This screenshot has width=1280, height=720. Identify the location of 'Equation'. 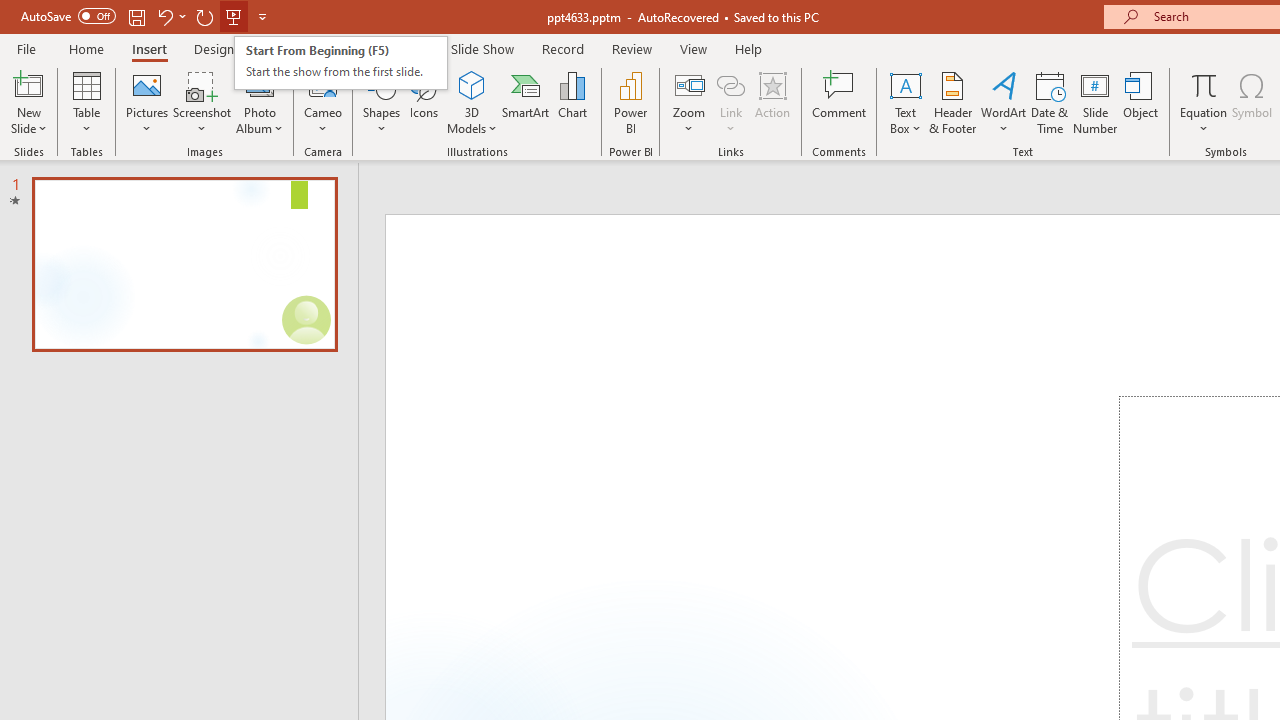
(1202, 84).